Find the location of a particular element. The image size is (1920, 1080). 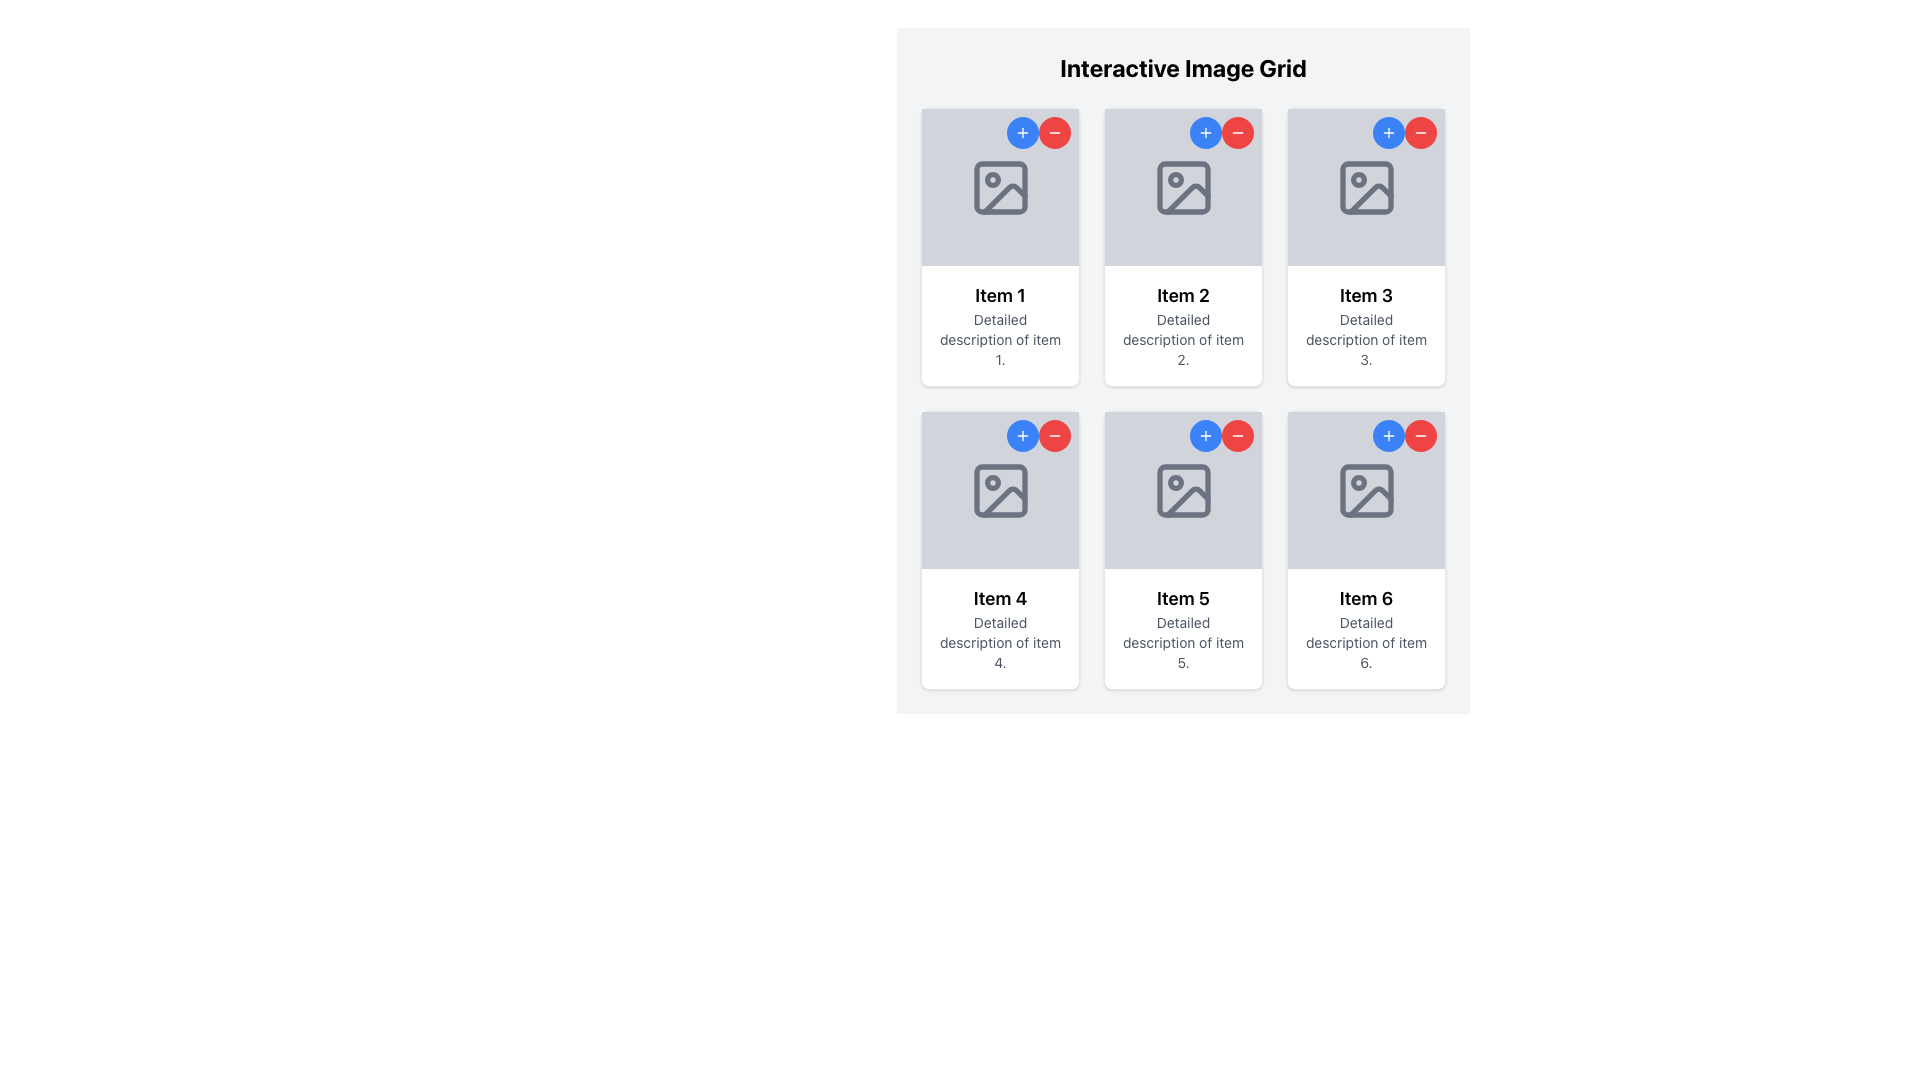

the blue circular button with a white plus symbol is located at coordinates (1204, 132).